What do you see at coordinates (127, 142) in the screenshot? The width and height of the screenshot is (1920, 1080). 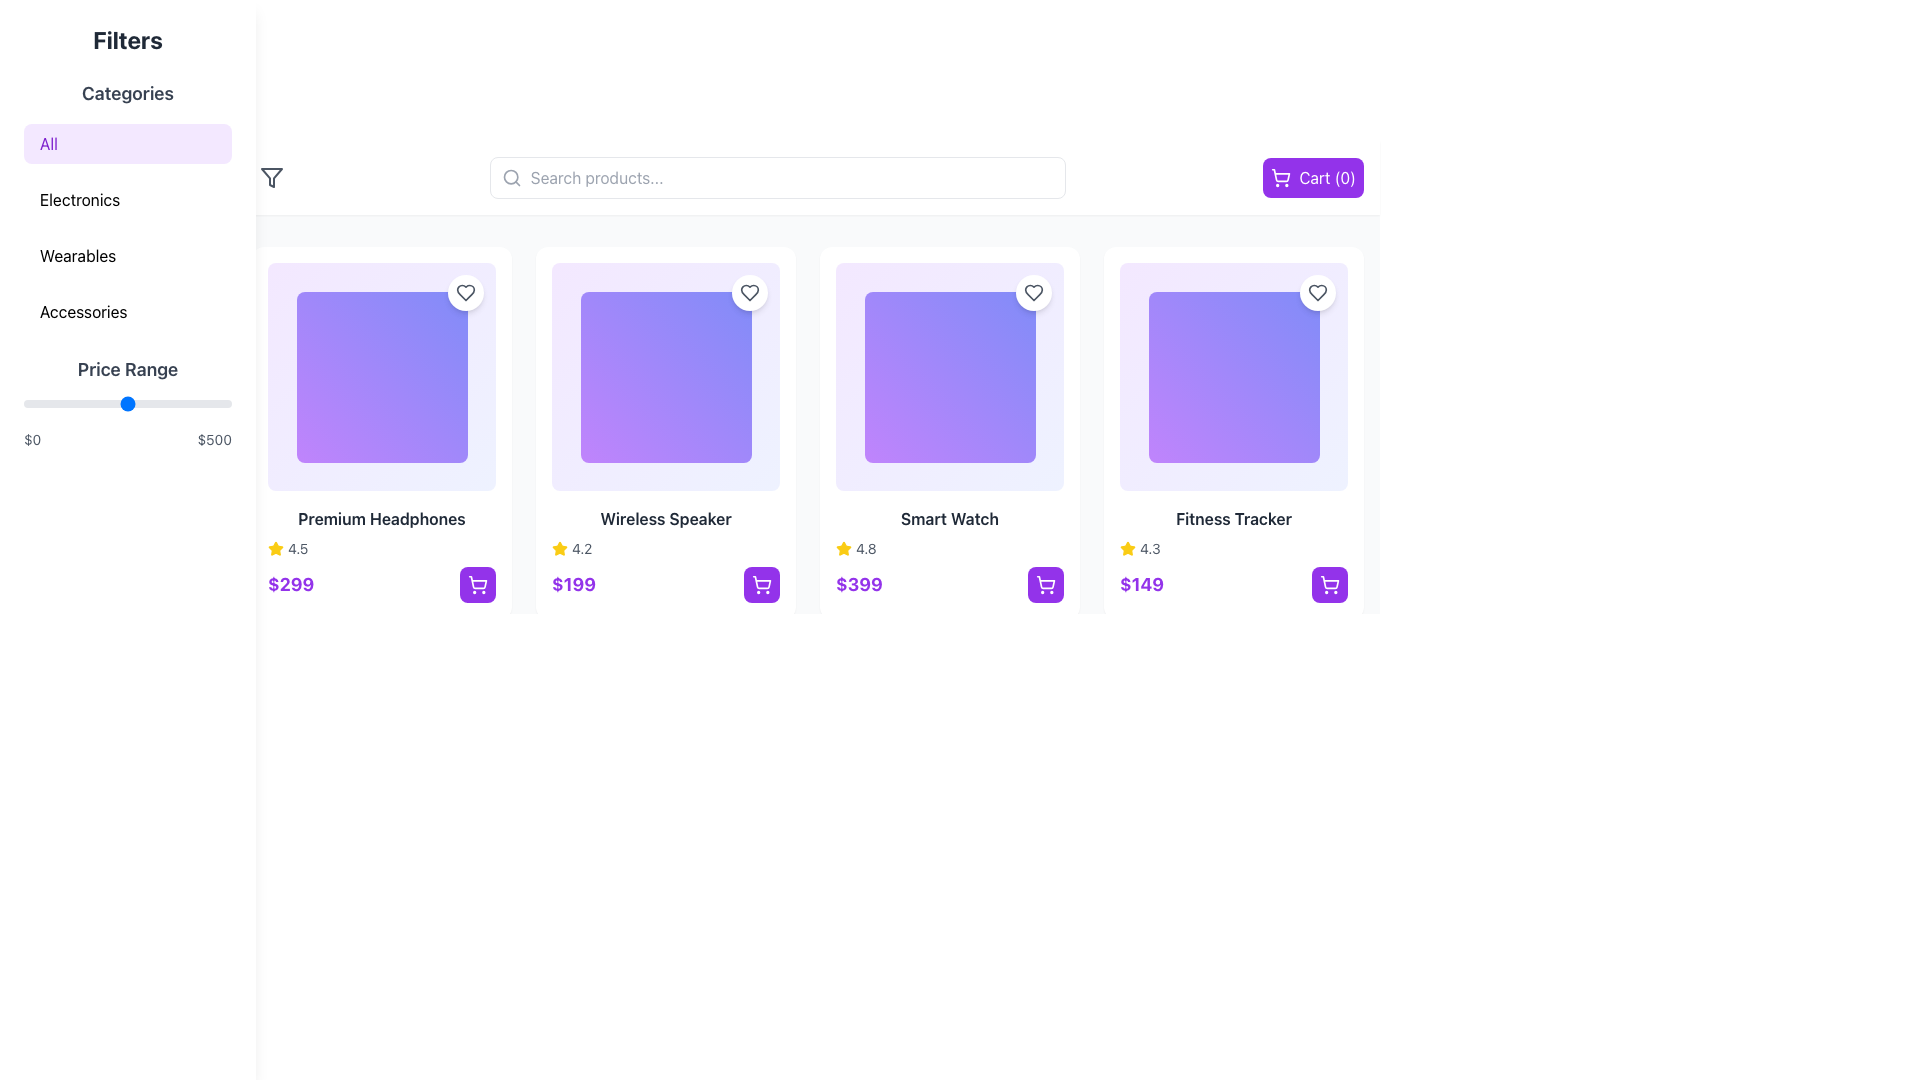 I see `interactive button for filtering all categories, located at the top of the list beneath the 'Categories' heading in the sidebar` at bounding box center [127, 142].